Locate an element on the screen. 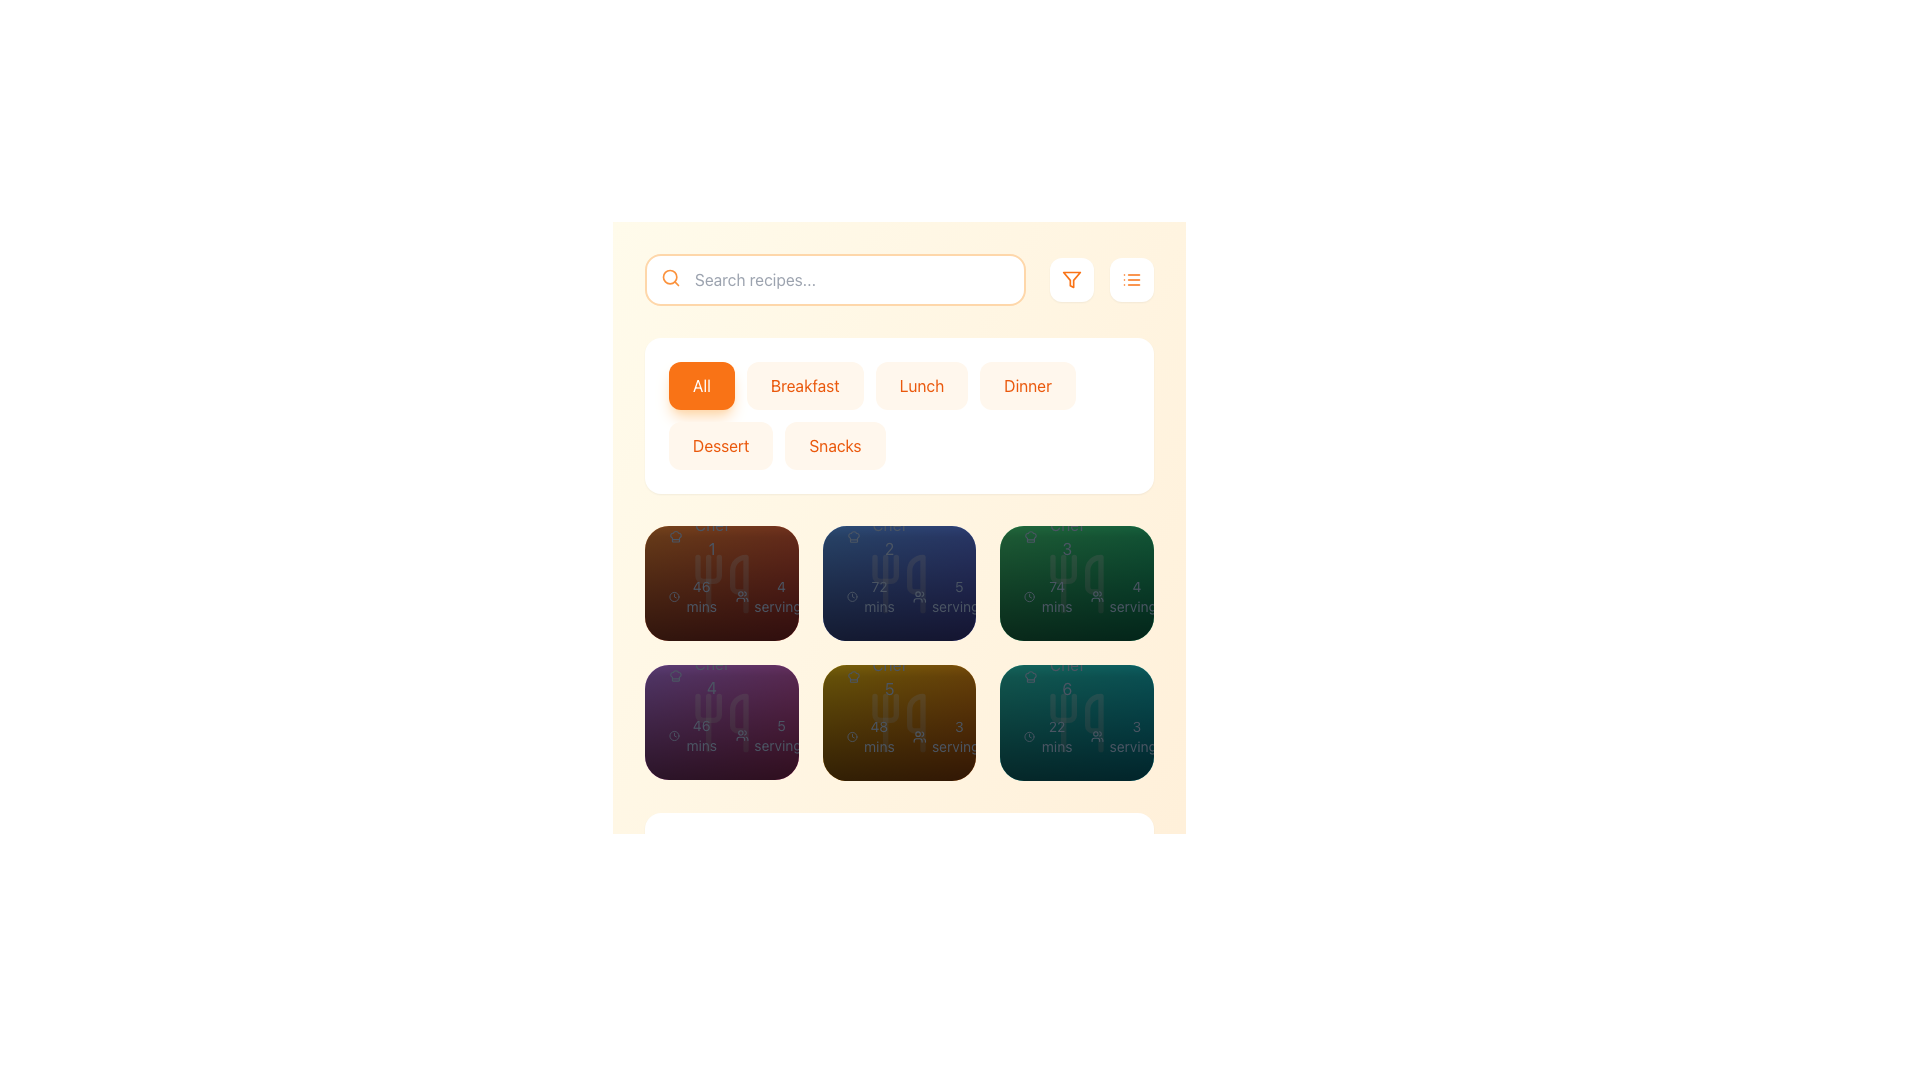  the Informational overlay panel located at the bottom of the first recipe card in the top-left corner of the recipe grid, which features a gradient overlay and contains text details about the recipe is located at coordinates (720, 536).